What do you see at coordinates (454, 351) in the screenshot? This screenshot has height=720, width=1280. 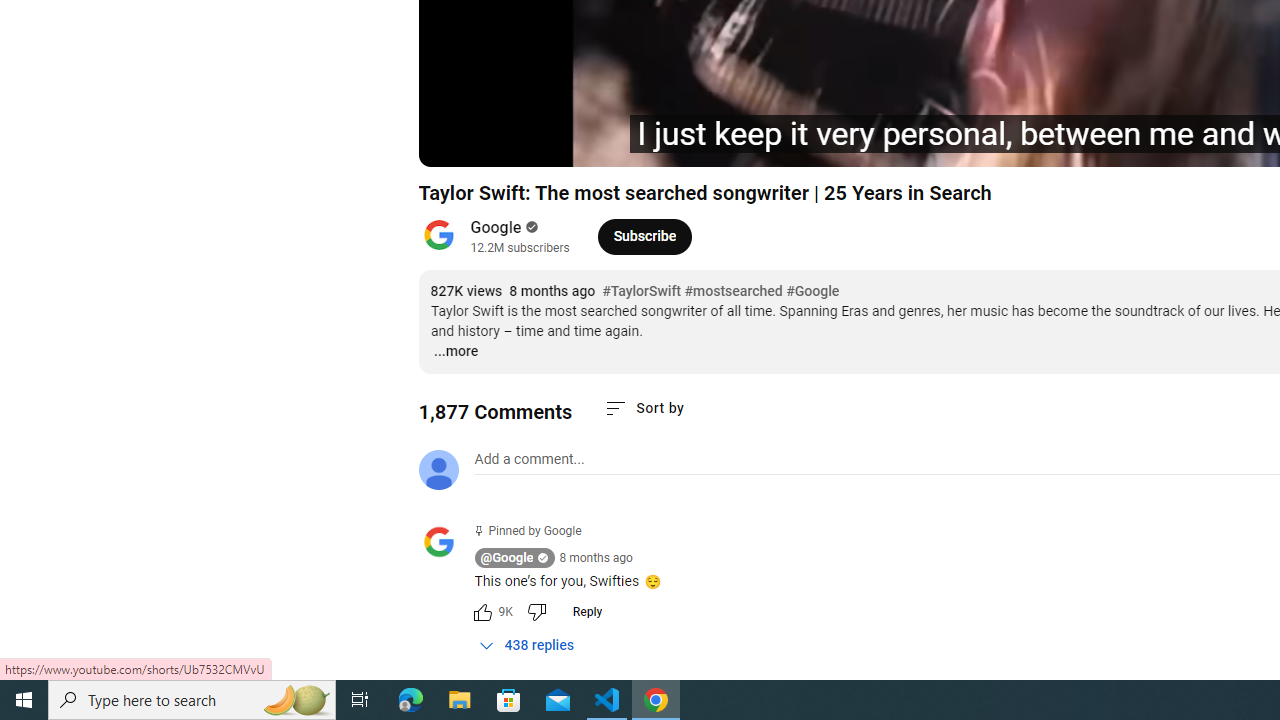 I see `'...more'` at bounding box center [454, 351].